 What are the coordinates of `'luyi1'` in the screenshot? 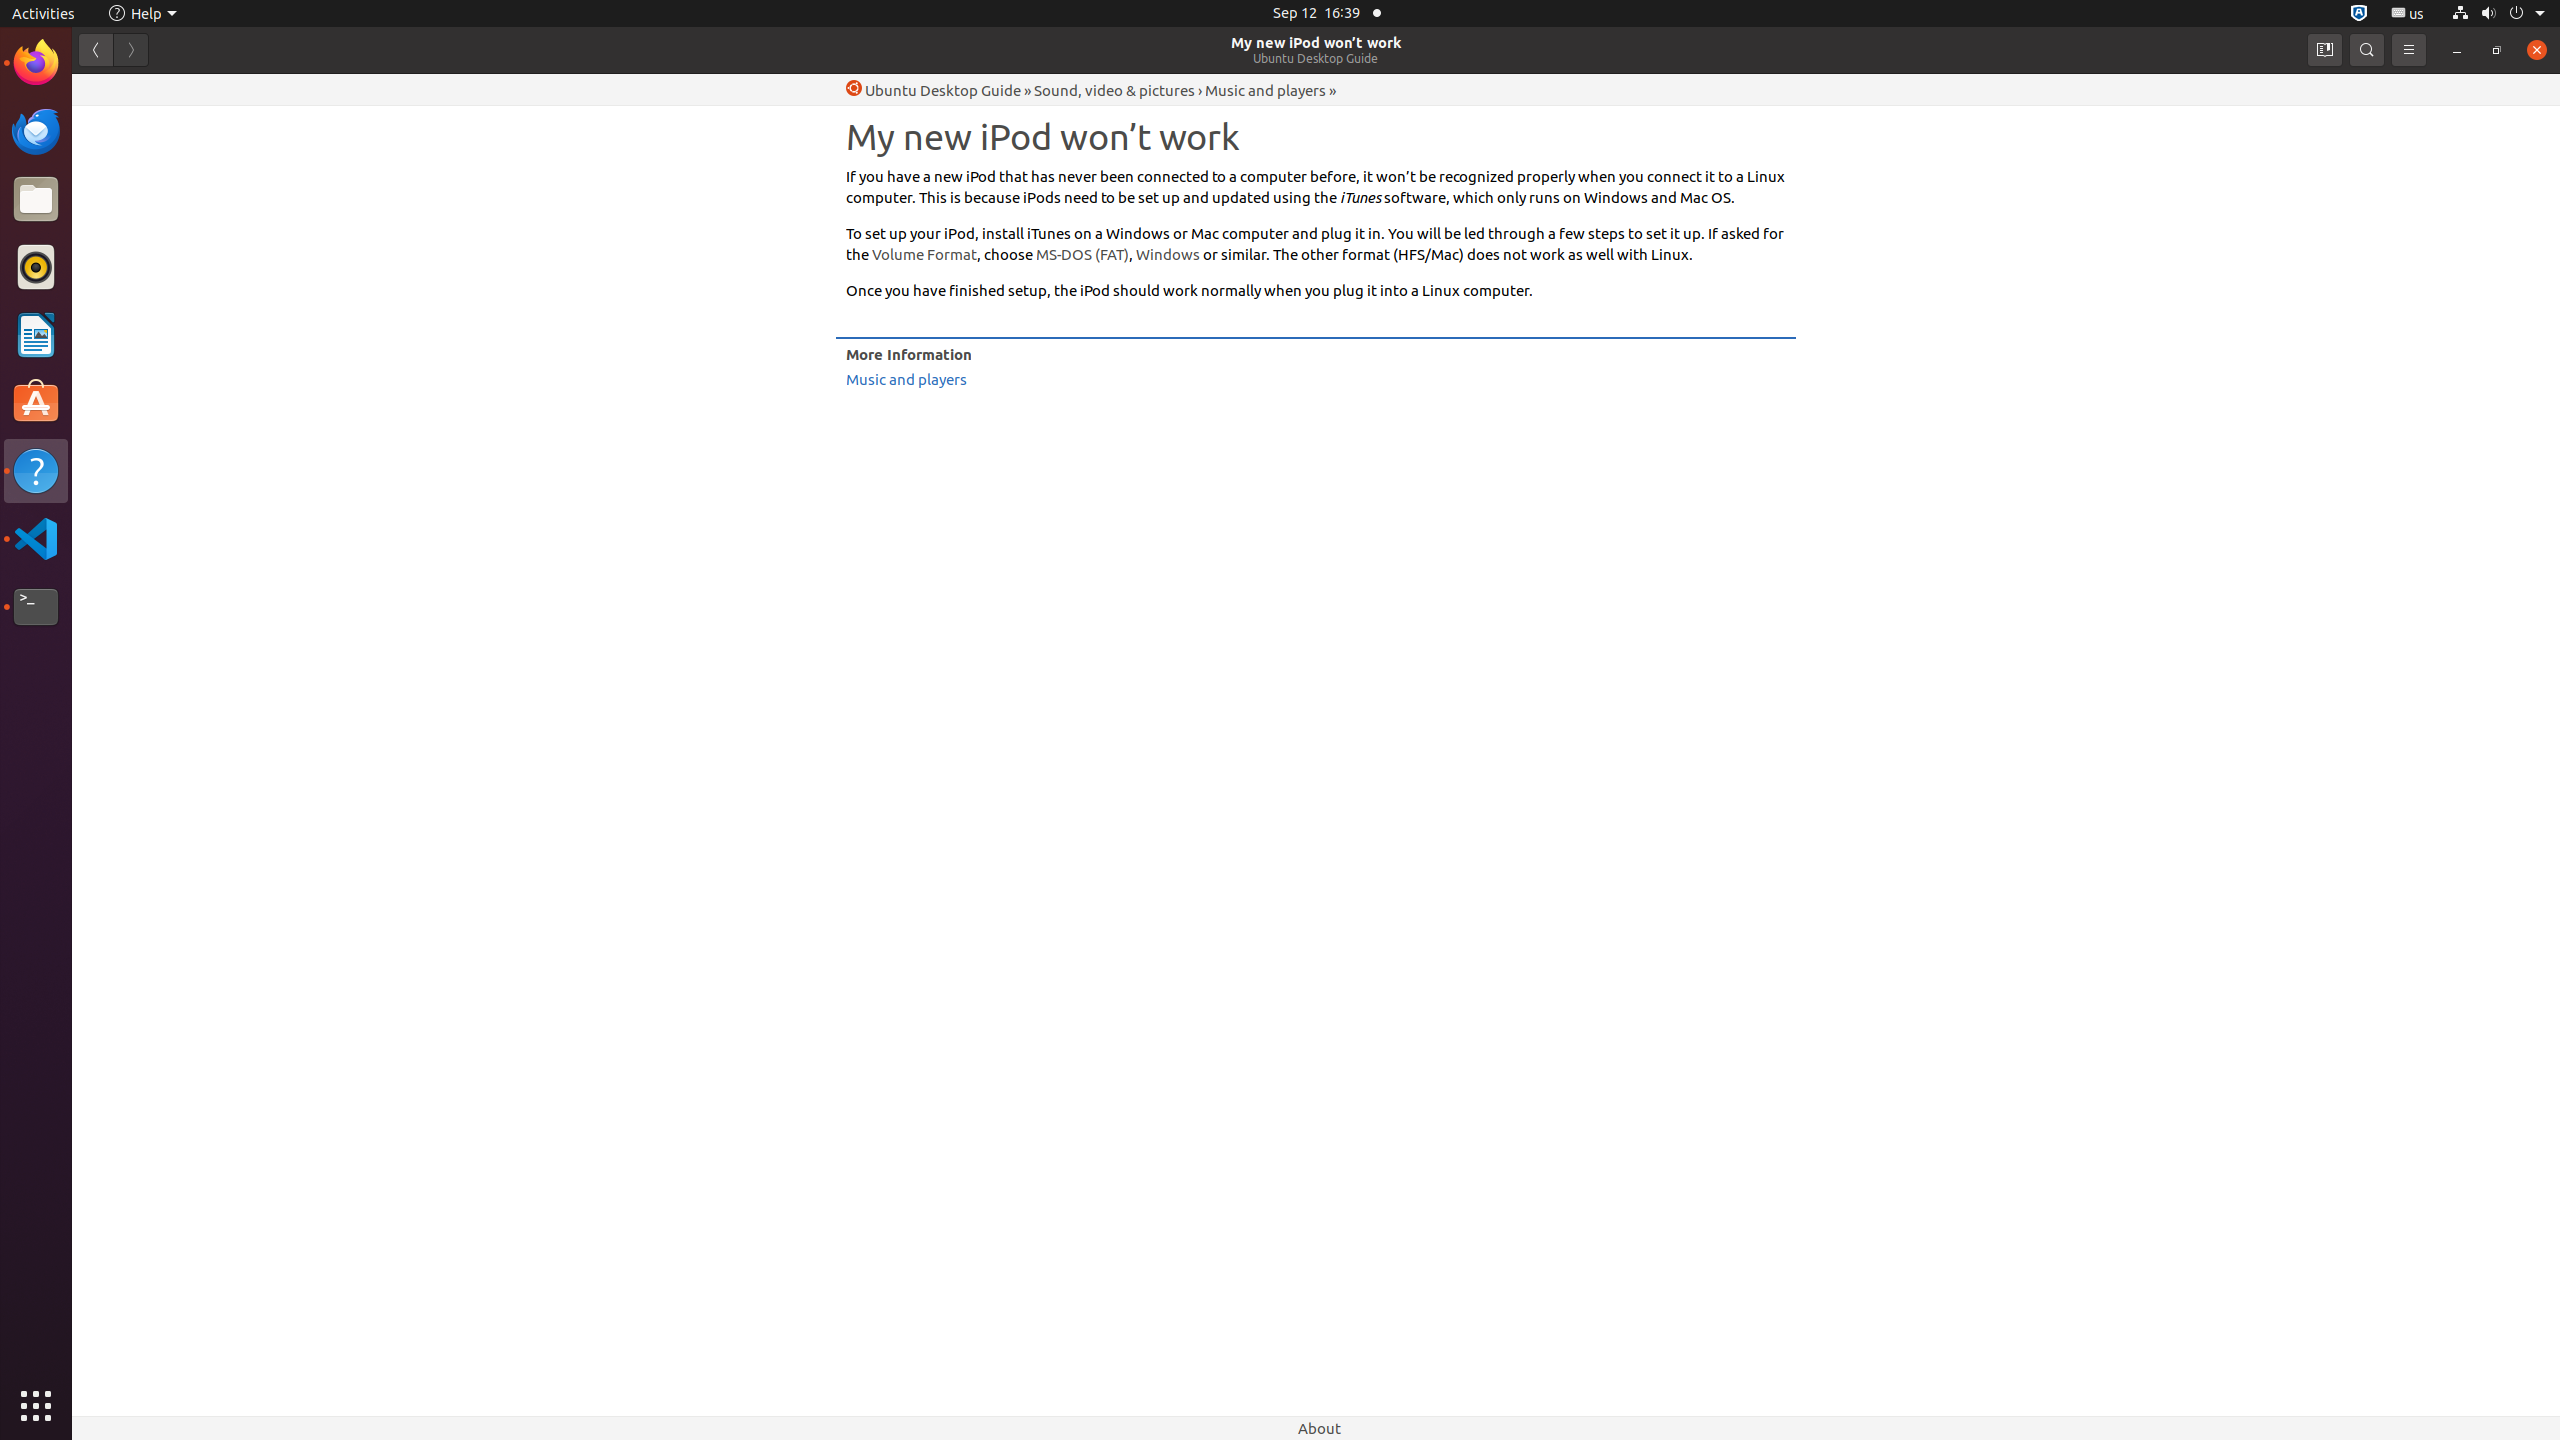 It's located at (133, 88).